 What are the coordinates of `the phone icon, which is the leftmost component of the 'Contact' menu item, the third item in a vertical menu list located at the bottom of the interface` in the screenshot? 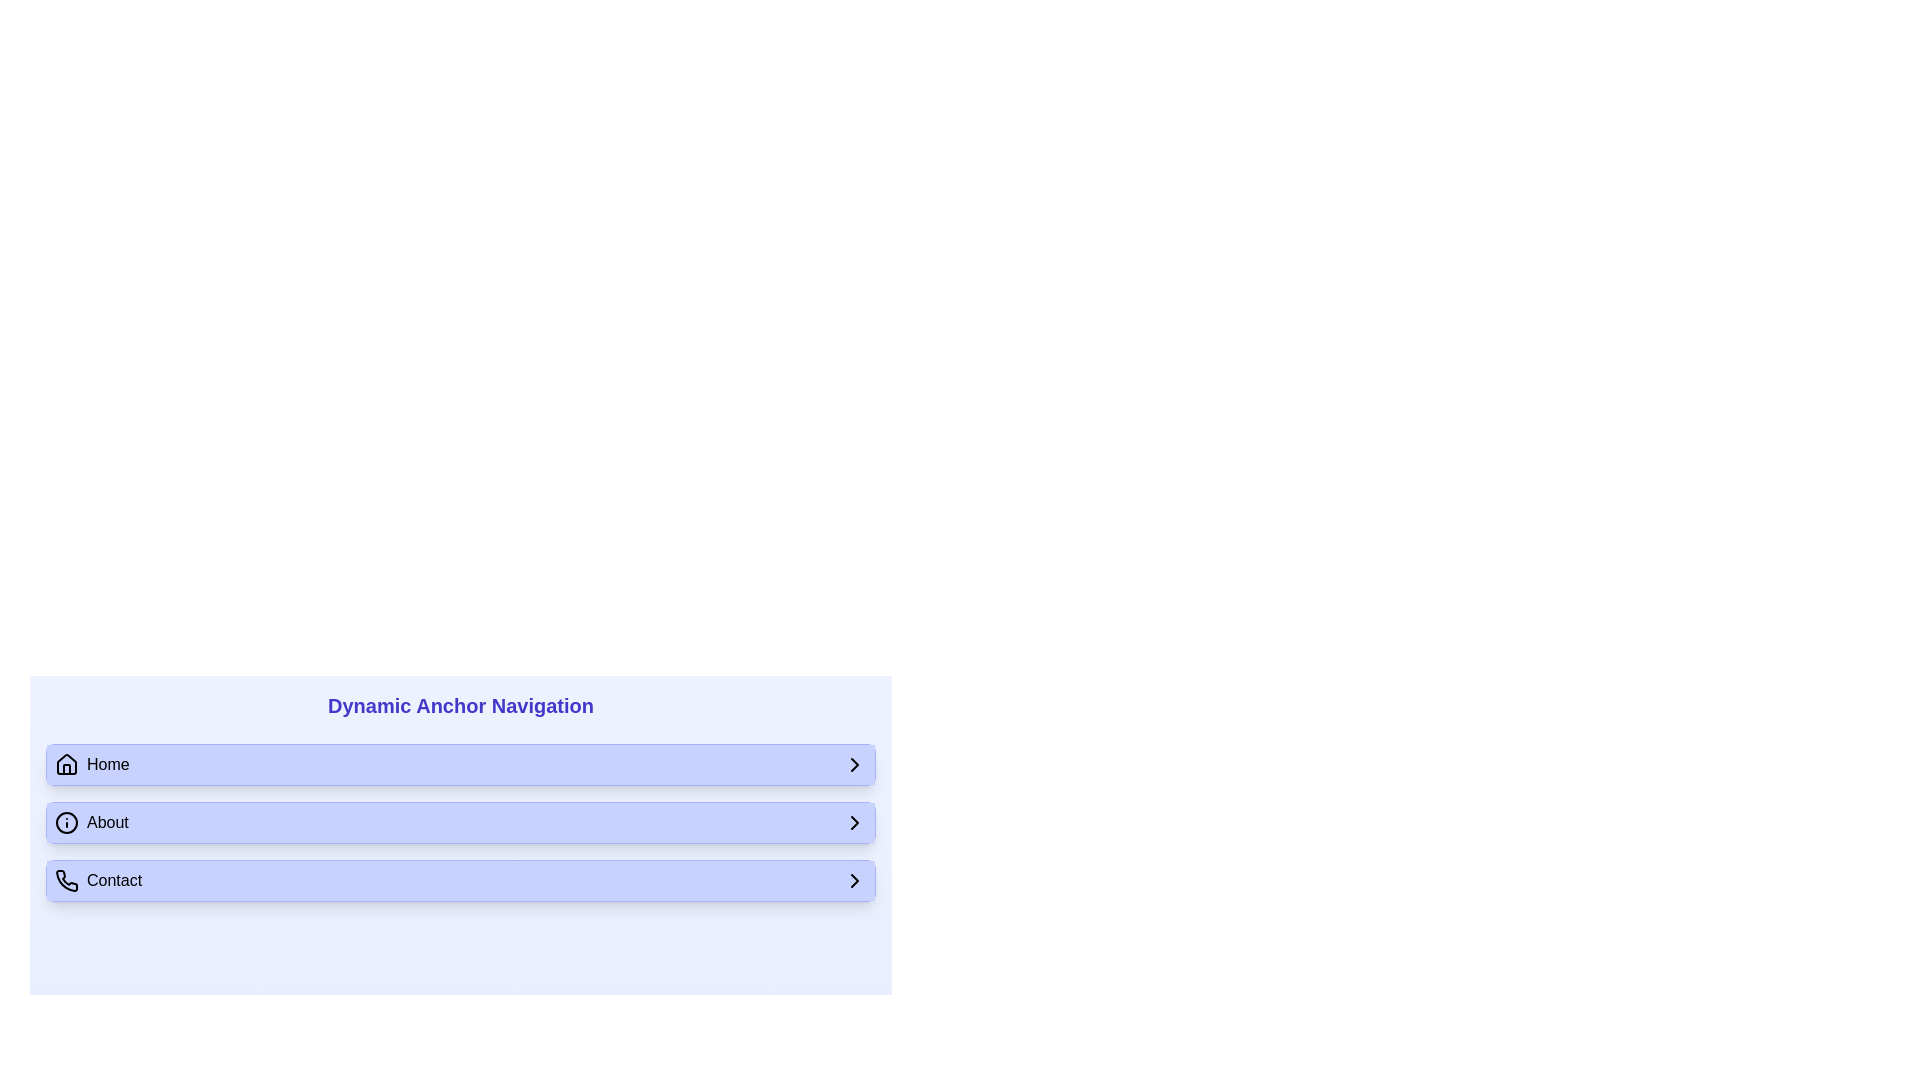 It's located at (67, 879).